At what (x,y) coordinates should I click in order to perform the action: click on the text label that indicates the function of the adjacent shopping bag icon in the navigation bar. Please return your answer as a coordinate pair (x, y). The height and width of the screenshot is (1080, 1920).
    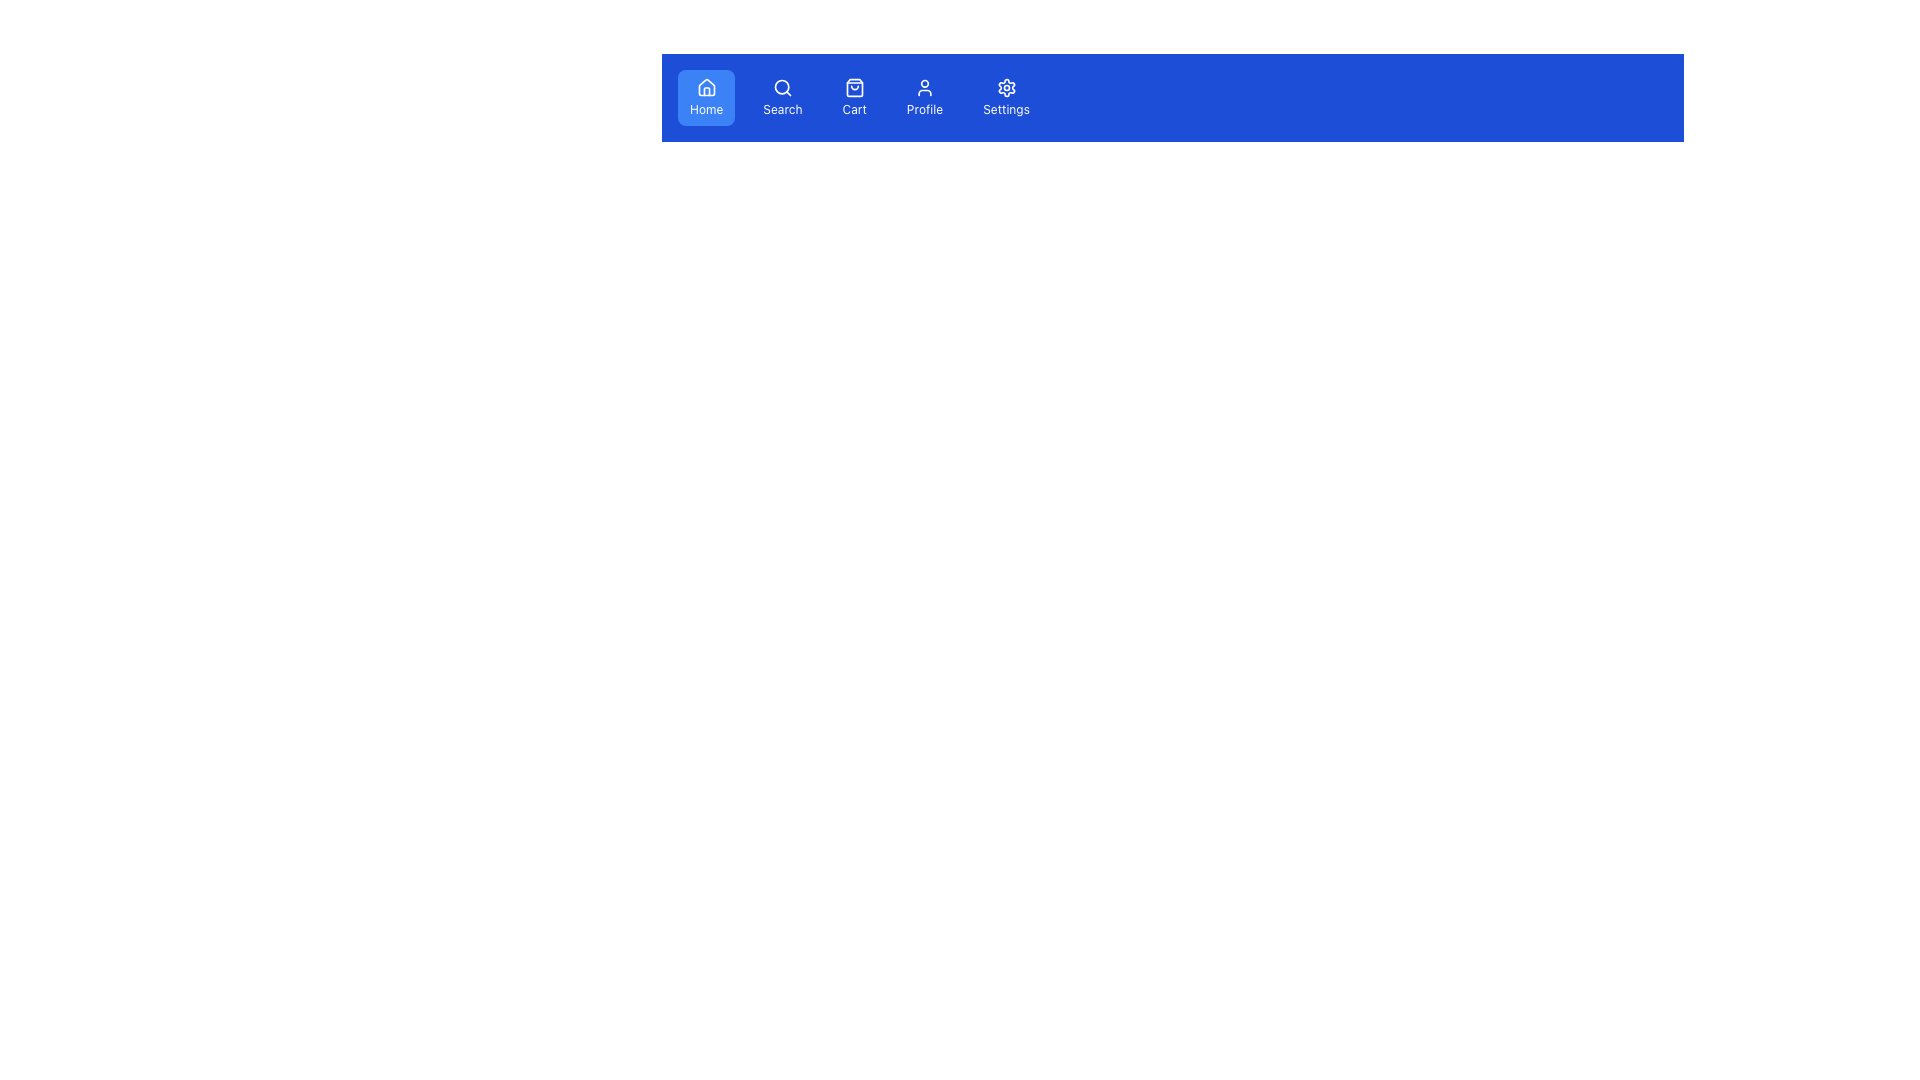
    Looking at the image, I should click on (854, 110).